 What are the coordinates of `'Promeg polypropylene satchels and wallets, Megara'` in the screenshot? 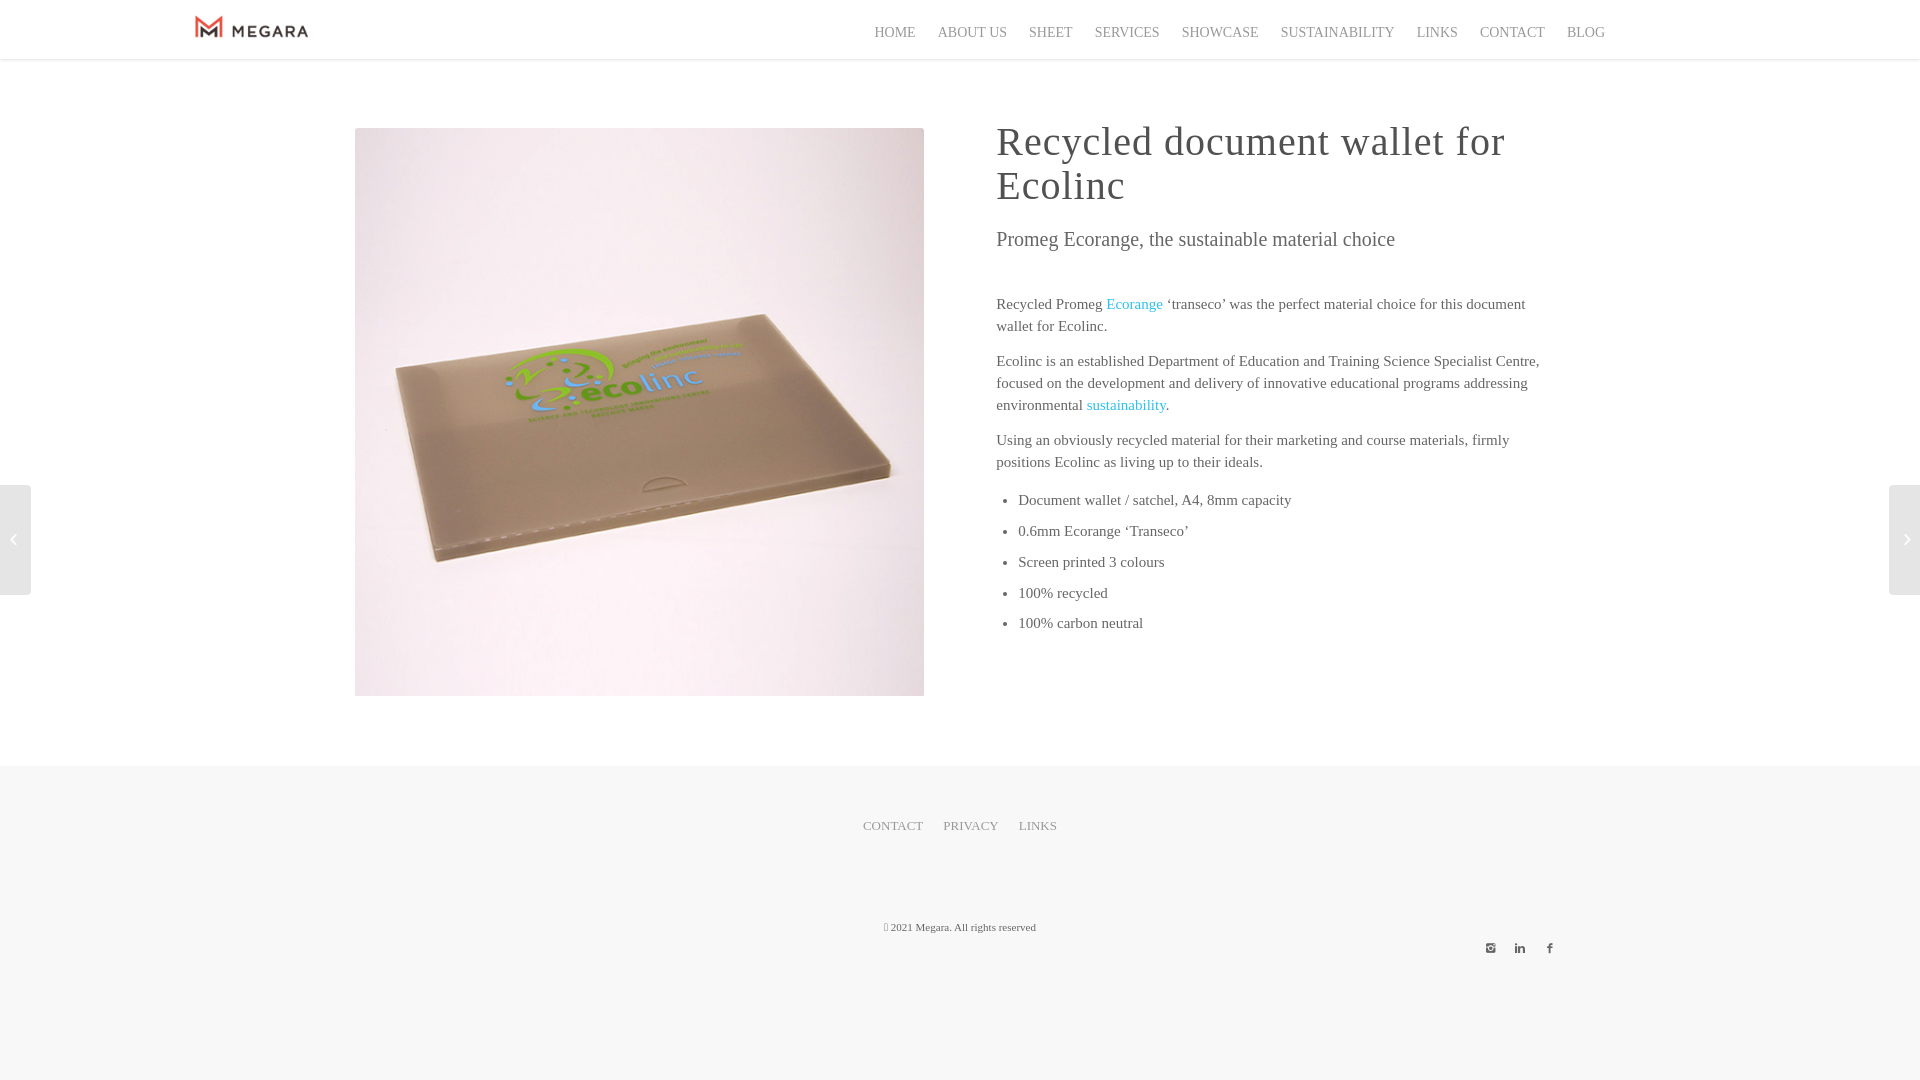 It's located at (638, 411).